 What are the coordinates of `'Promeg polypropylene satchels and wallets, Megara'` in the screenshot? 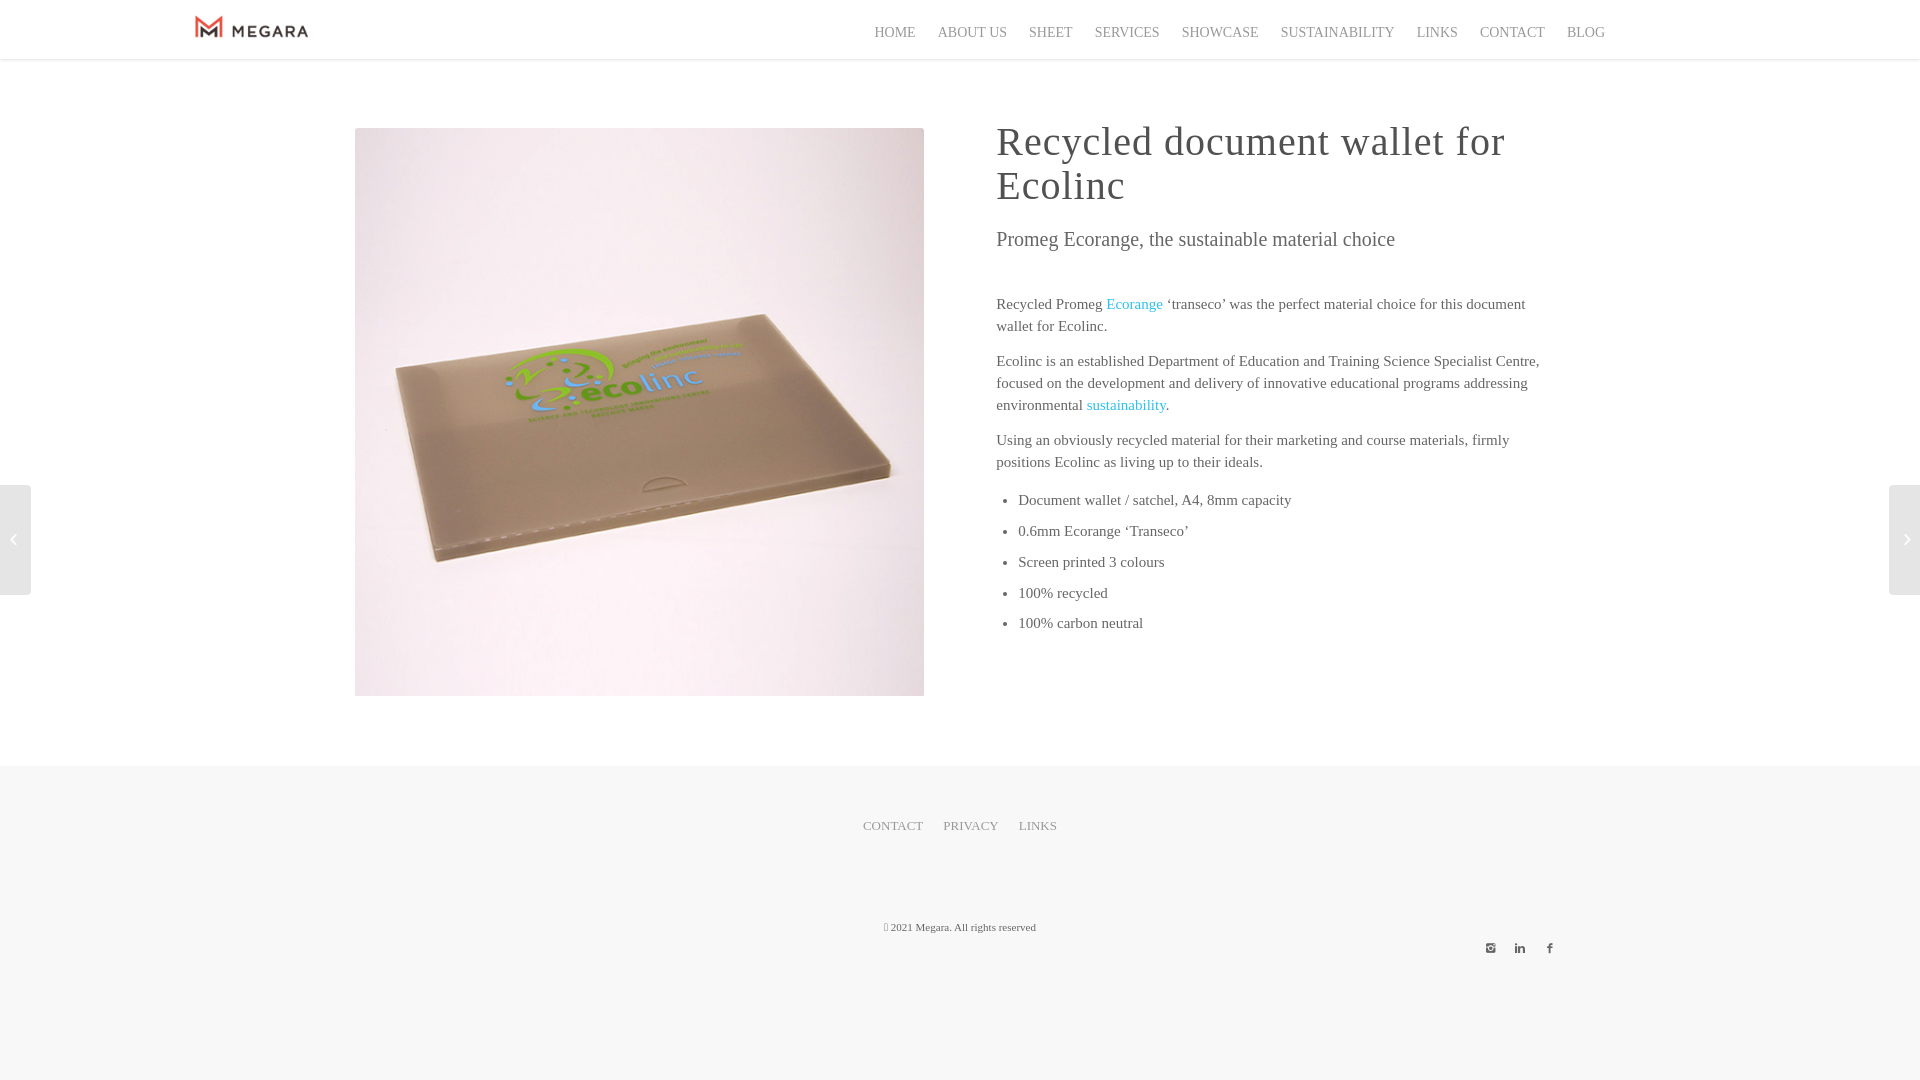 It's located at (638, 411).